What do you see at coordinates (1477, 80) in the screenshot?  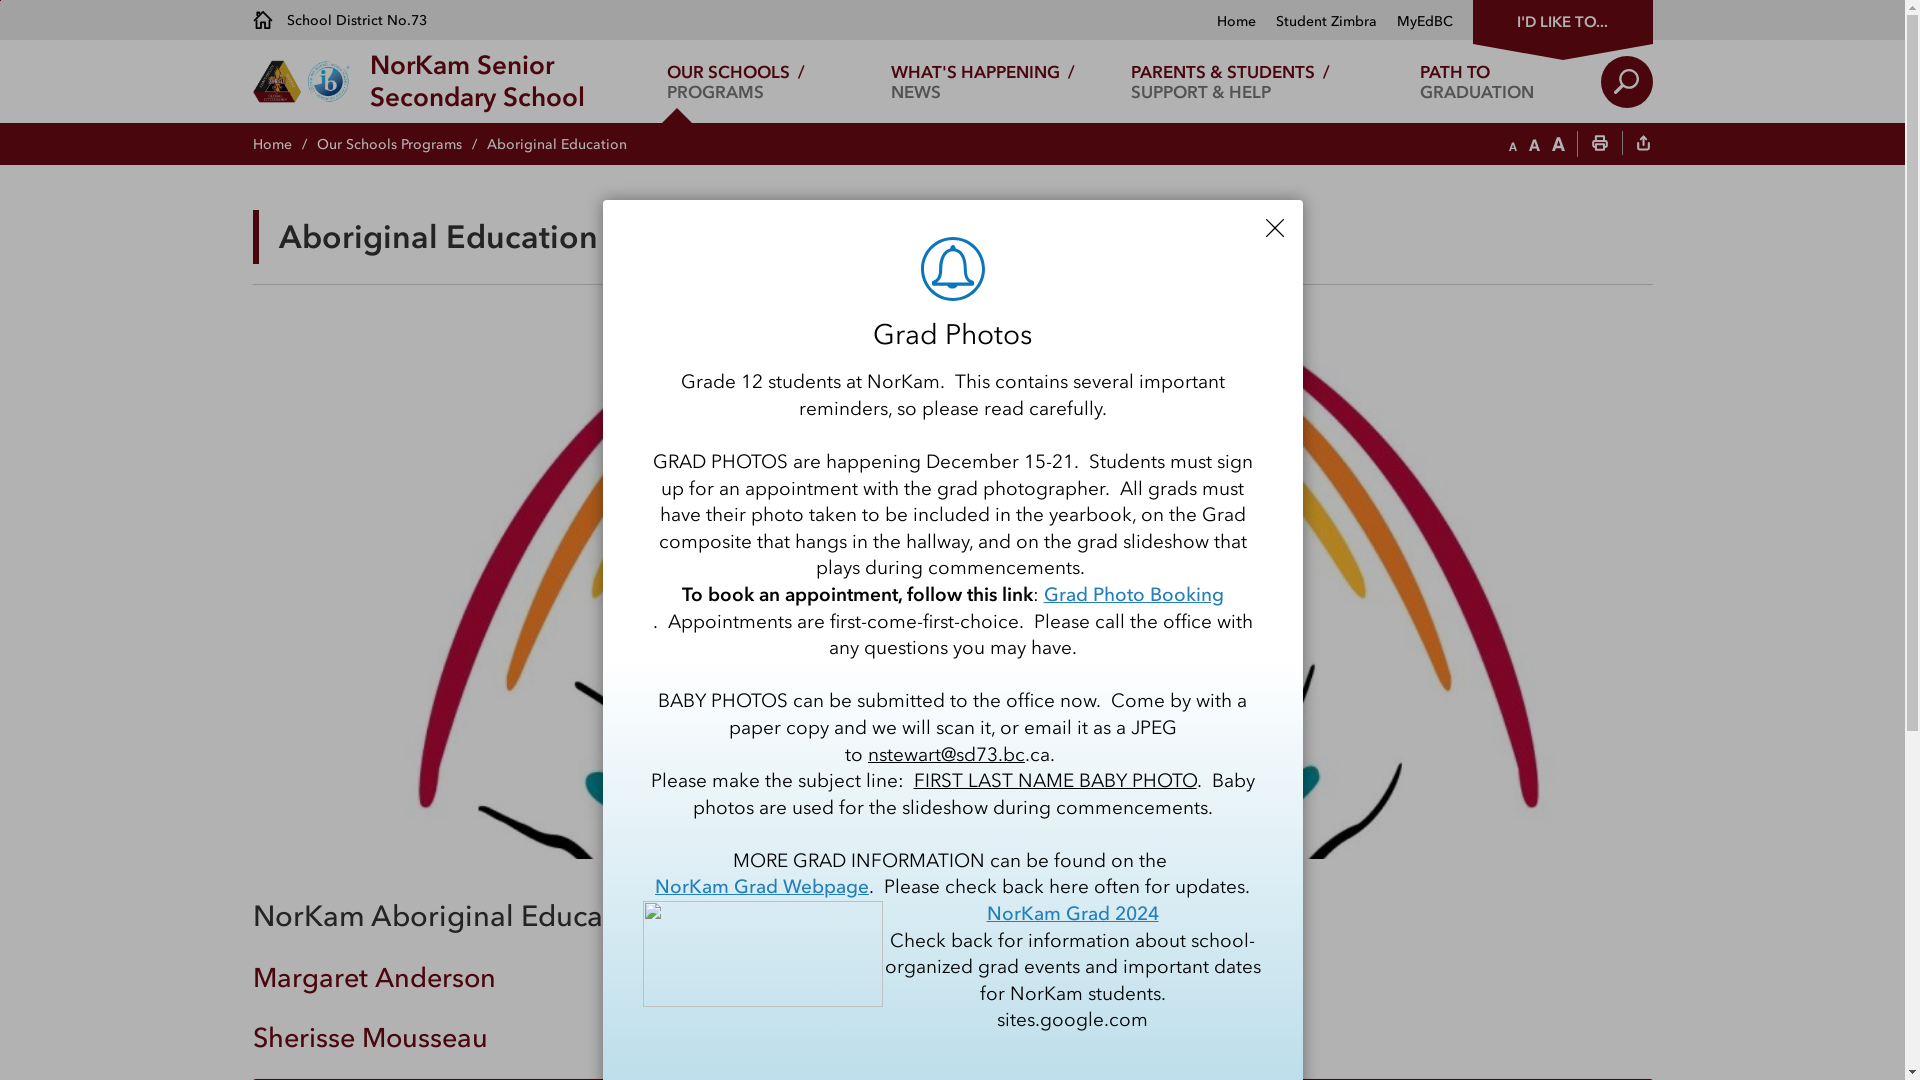 I see `'PATH TO` at bounding box center [1477, 80].